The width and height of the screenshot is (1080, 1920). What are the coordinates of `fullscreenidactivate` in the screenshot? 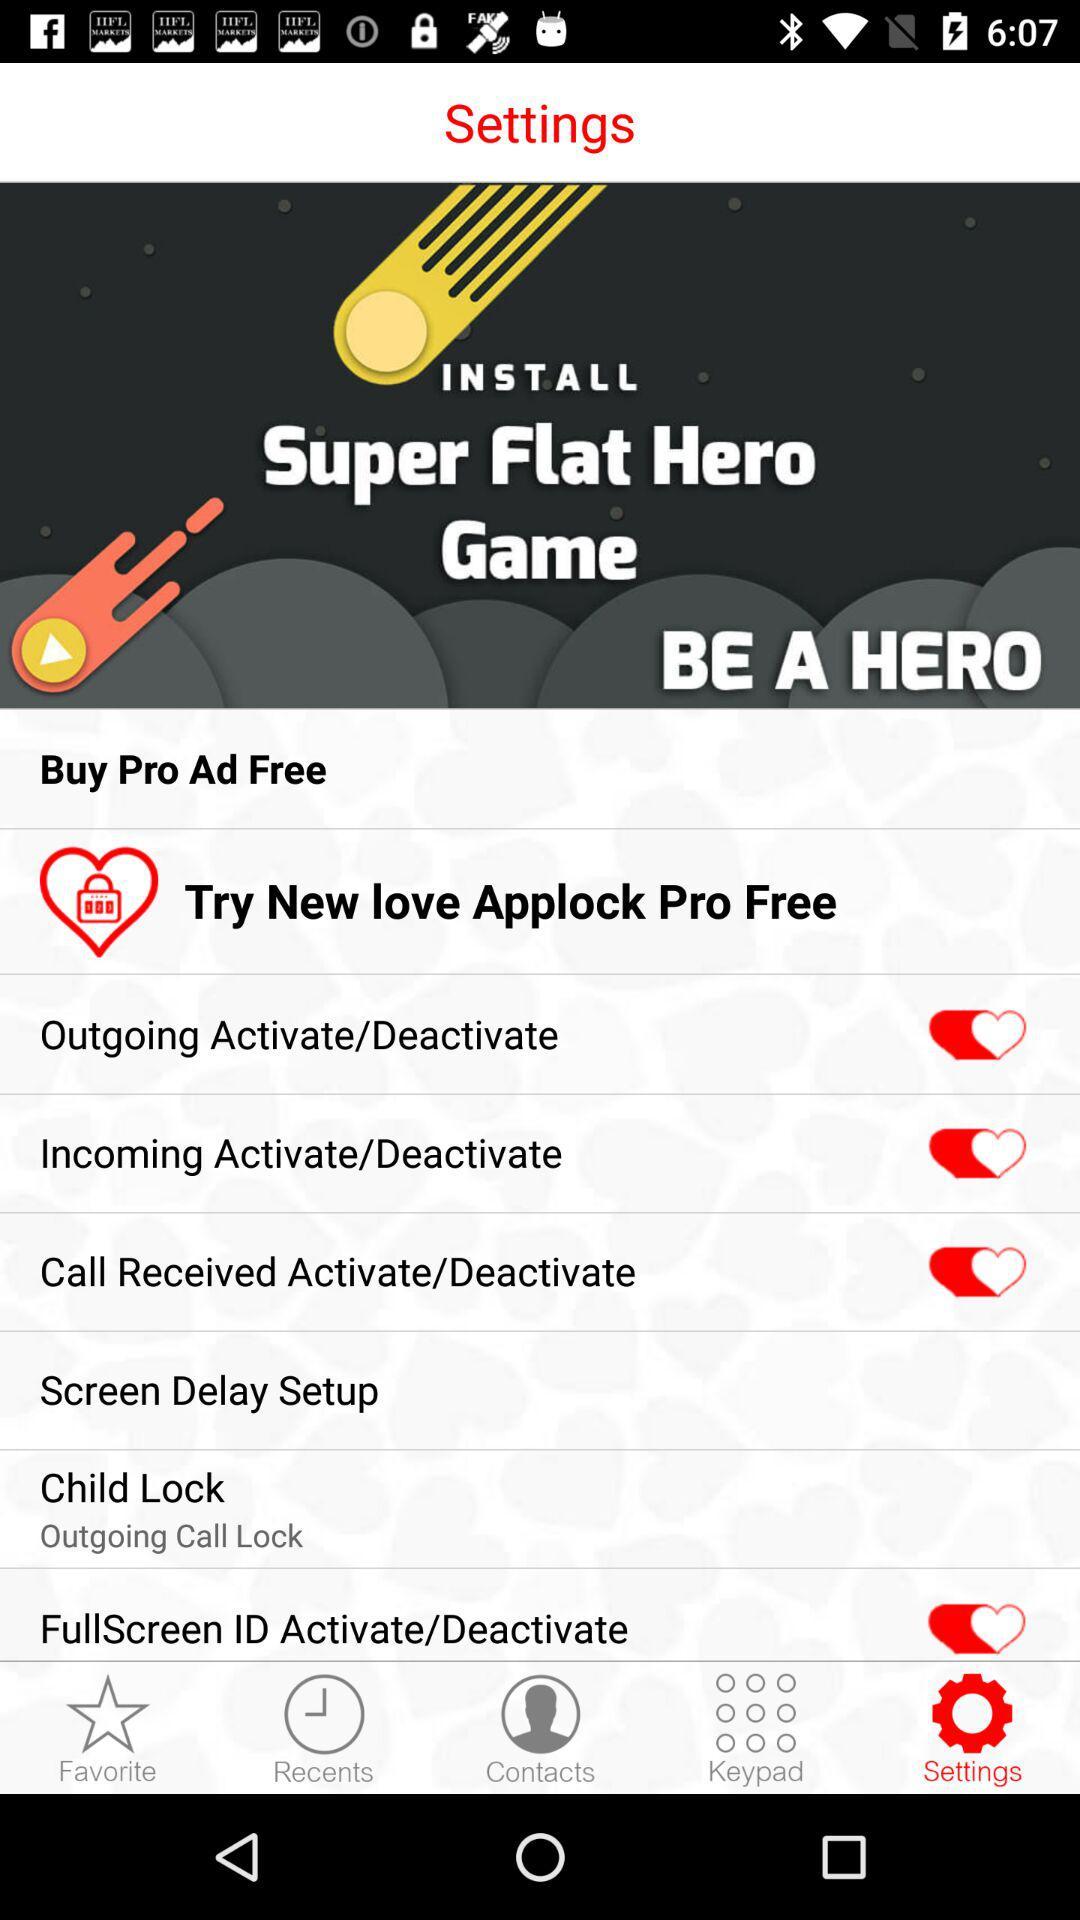 It's located at (973, 1618).